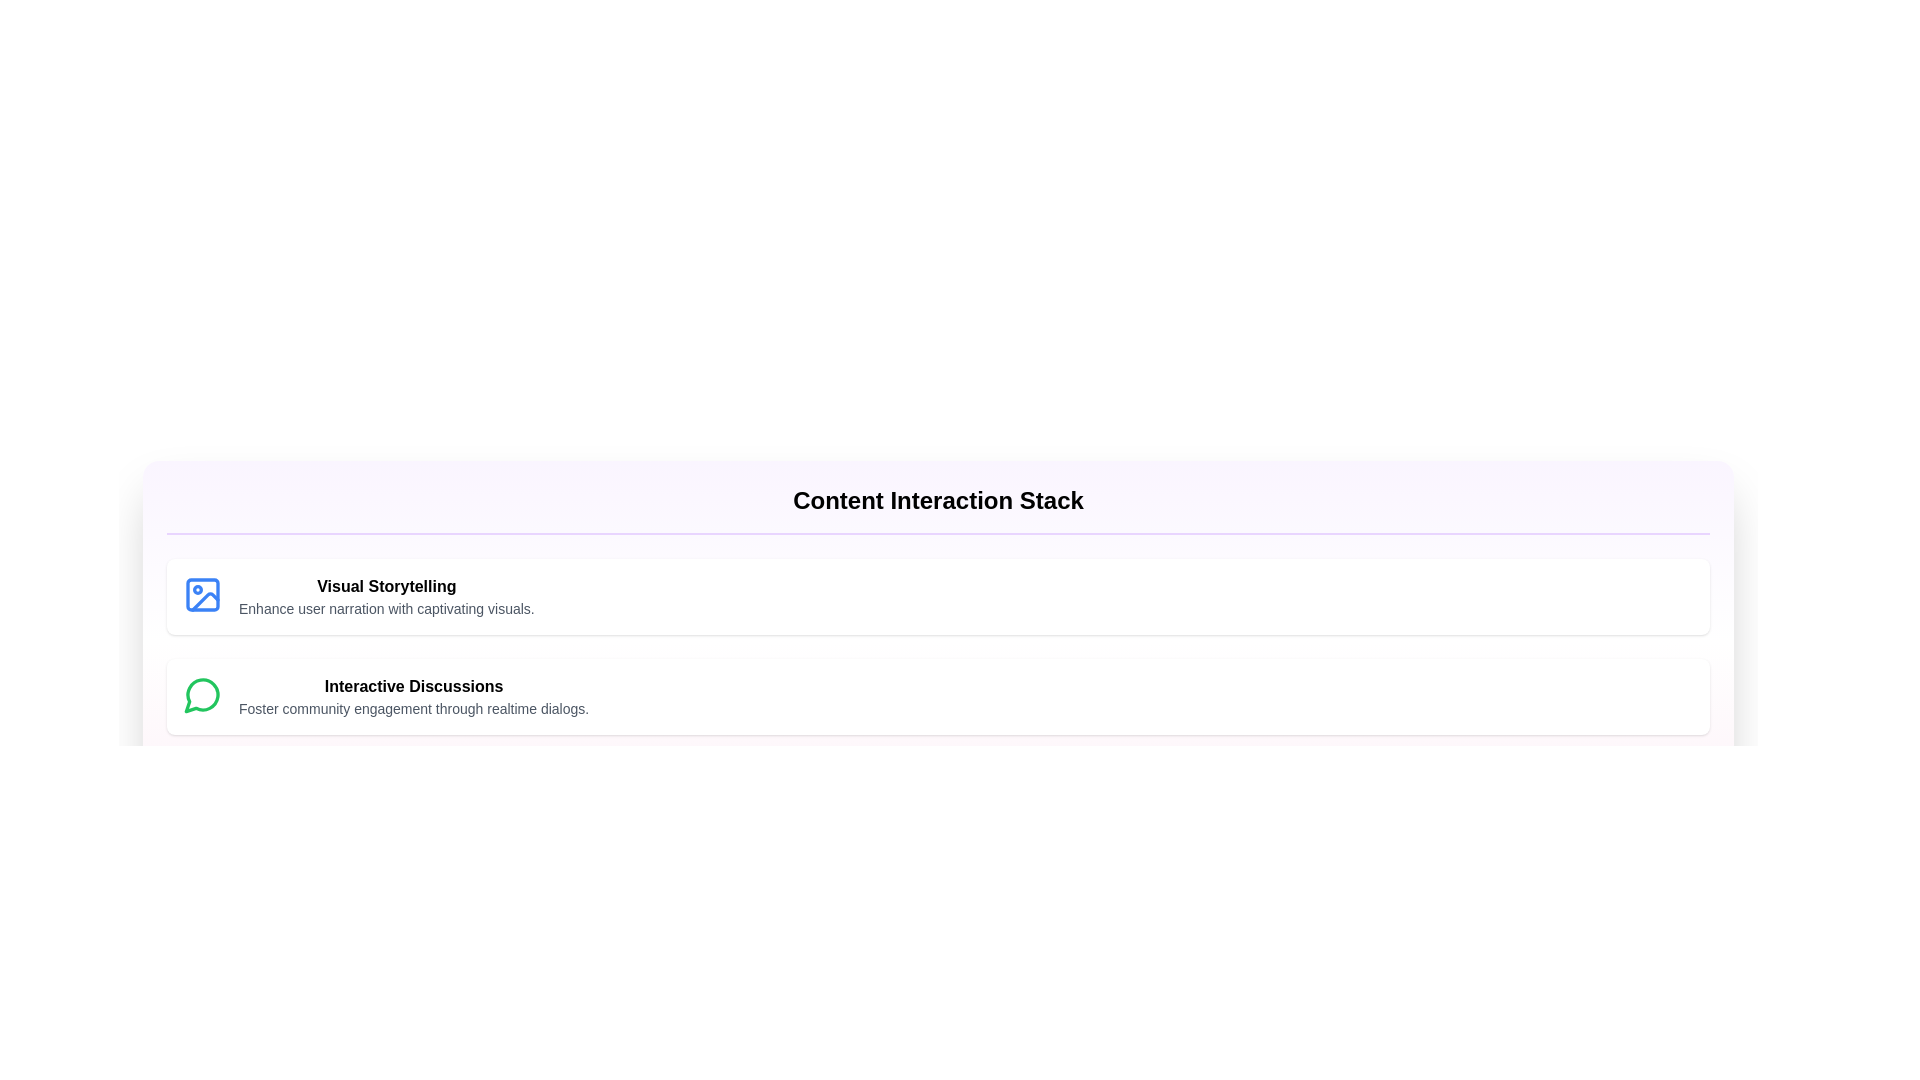 This screenshot has height=1080, width=1920. Describe the element at coordinates (386, 608) in the screenshot. I see `the text component that contains the phrase 'Enhance user narration with captivating visuals.' located under the 'Visual Storytelling' heading` at that location.